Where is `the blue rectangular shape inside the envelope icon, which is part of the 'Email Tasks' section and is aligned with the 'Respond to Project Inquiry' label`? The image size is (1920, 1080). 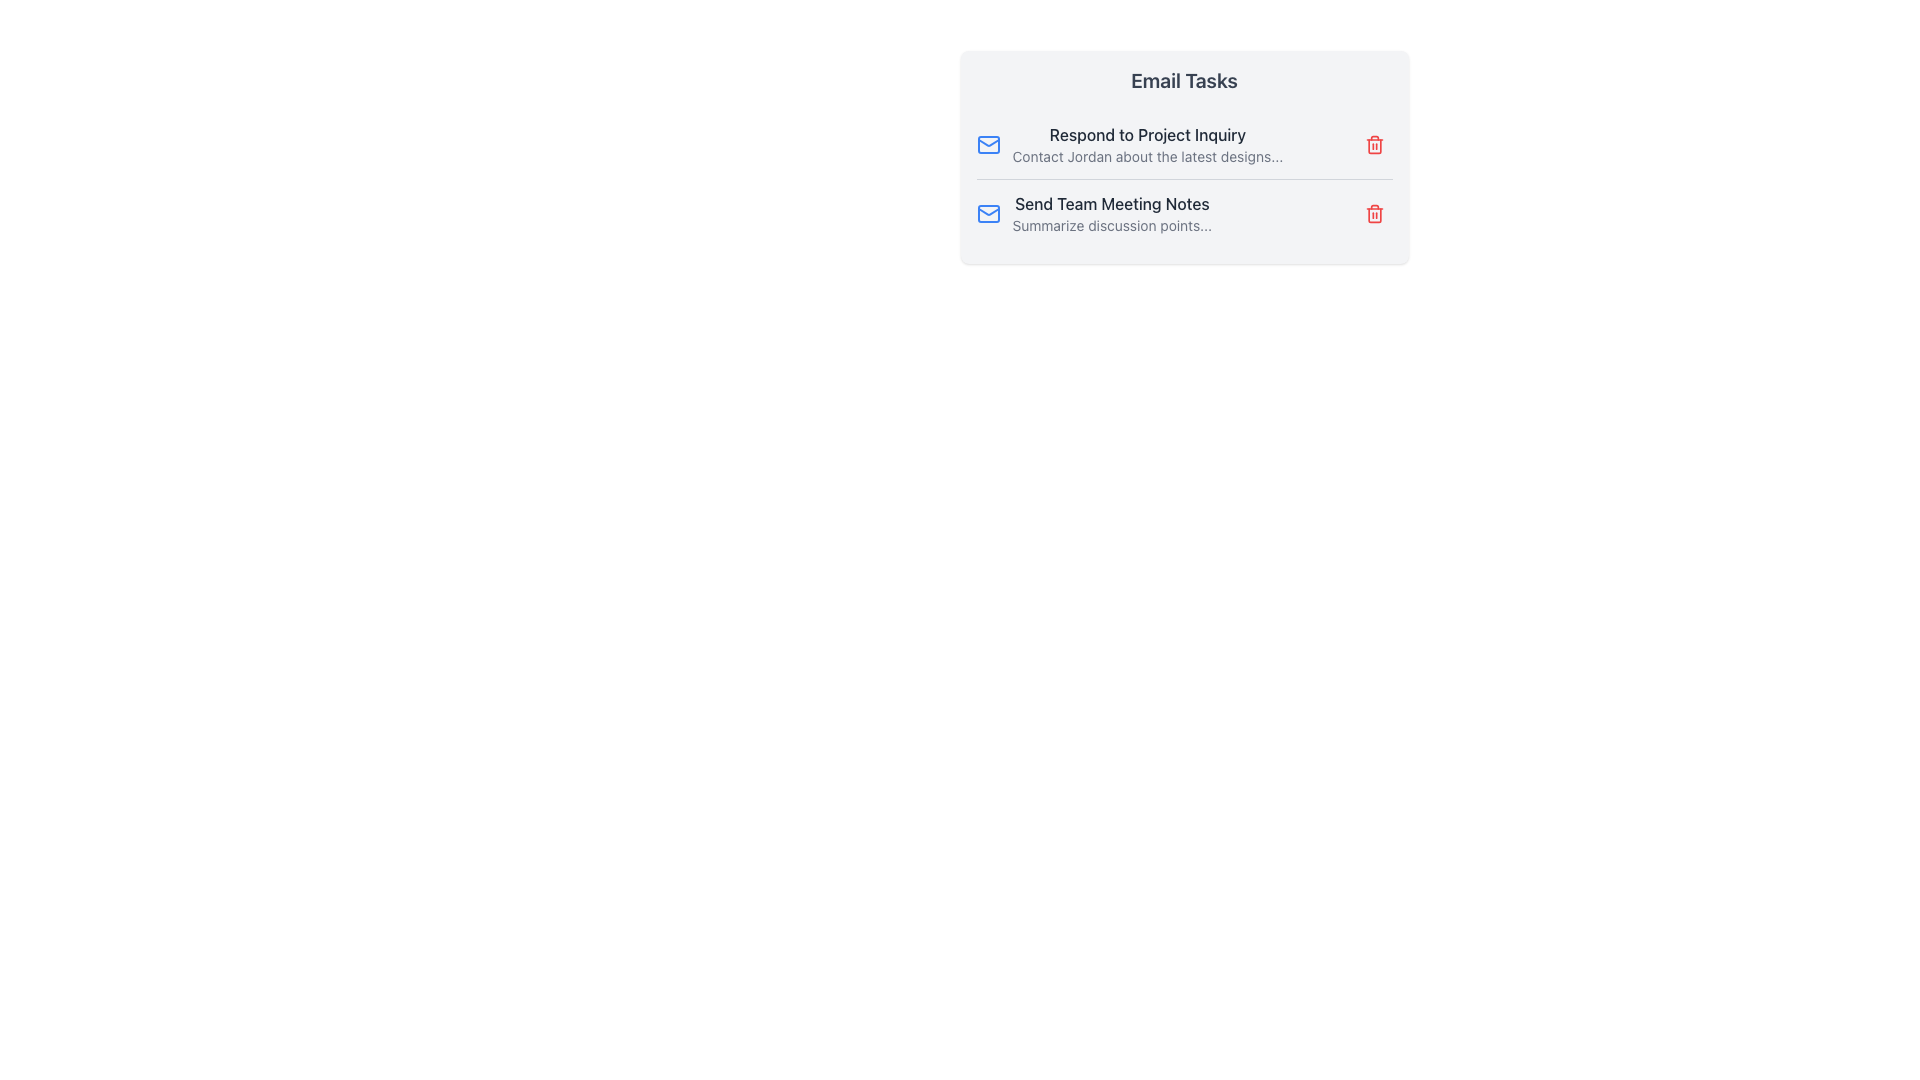 the blue rectangular shape inside the envelope icon, which is part of the 'Email Tasks' section and is aligned with the 'Respond to Project Inquiry' label is located at coordinates (988, 144).